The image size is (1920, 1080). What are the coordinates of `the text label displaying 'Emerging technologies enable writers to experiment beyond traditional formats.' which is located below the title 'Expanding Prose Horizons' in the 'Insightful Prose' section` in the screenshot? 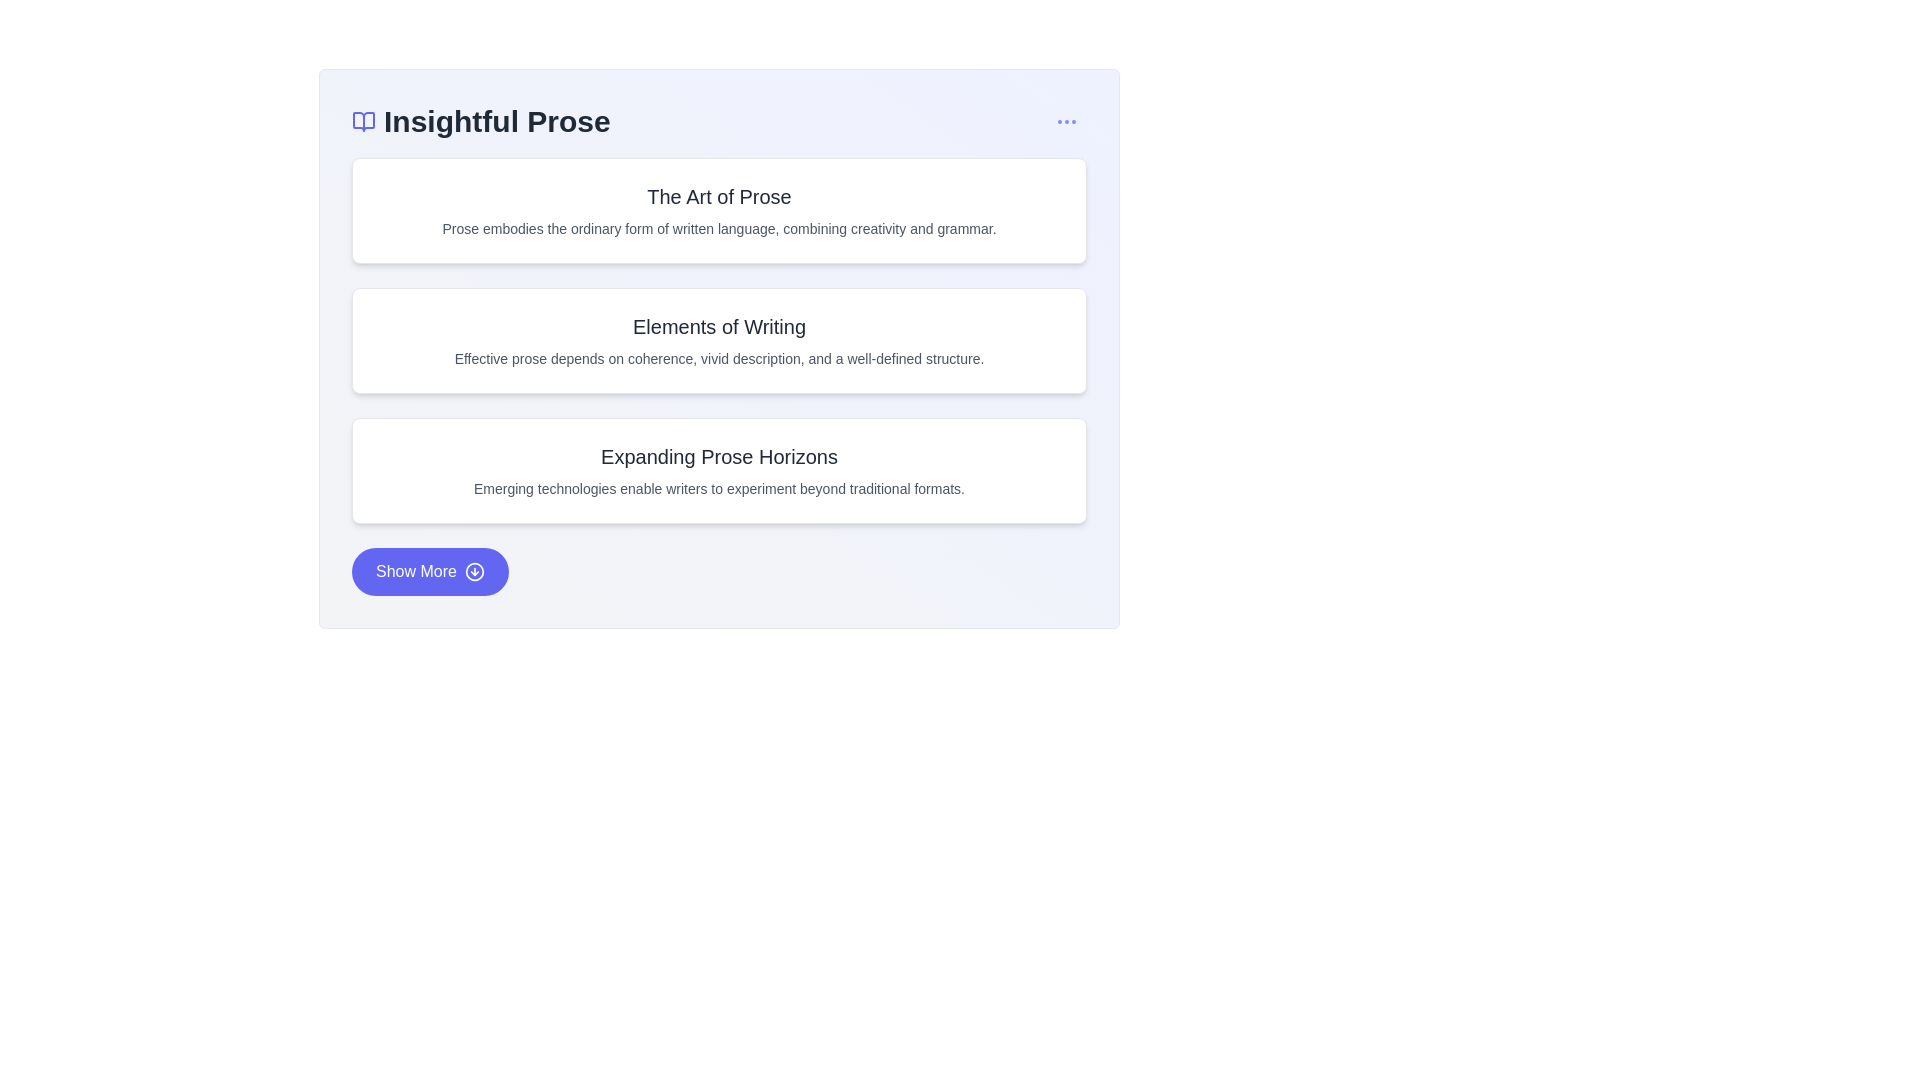 It's located at (719, 489).